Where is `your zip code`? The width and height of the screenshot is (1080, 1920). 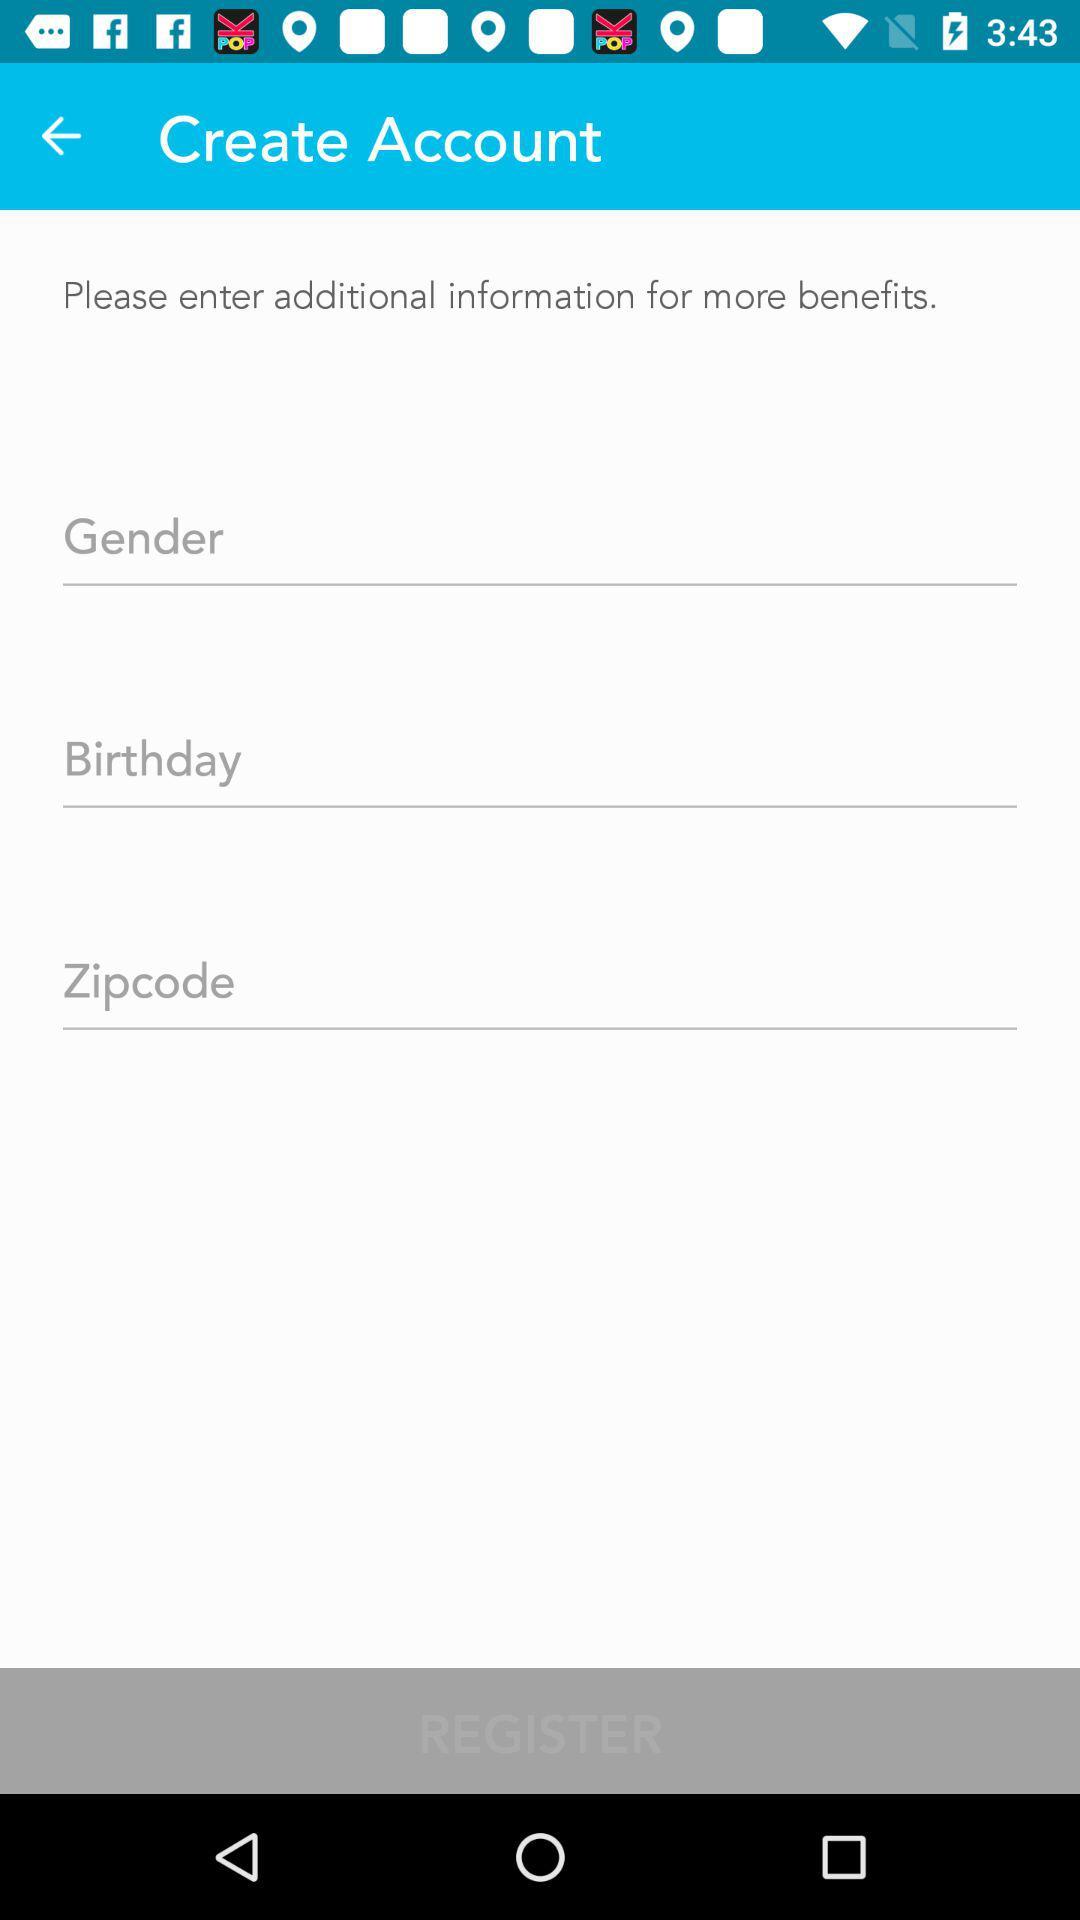 your zip code is located at coordinates (540, 973).